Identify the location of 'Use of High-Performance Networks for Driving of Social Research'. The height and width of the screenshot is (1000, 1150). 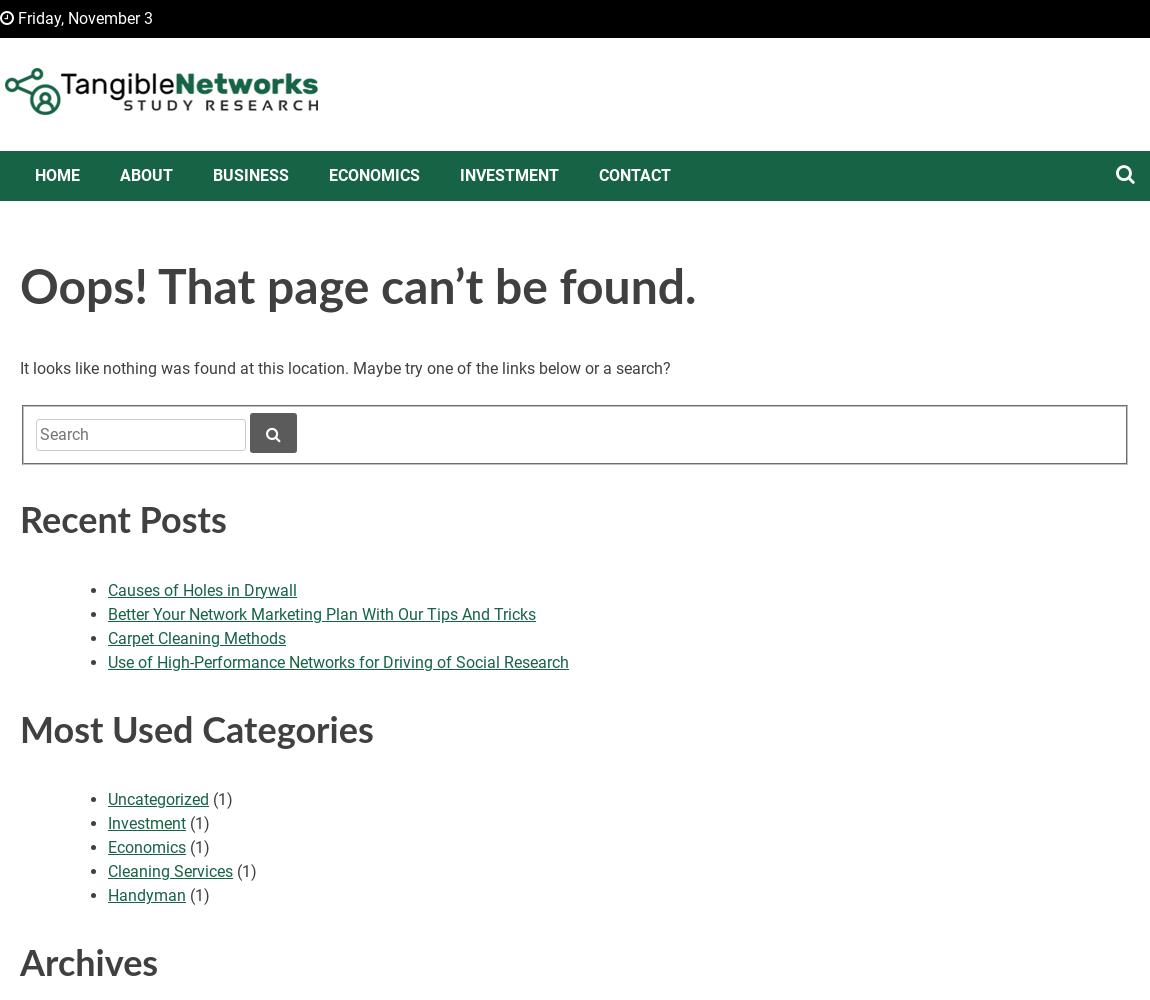
(338, 661).